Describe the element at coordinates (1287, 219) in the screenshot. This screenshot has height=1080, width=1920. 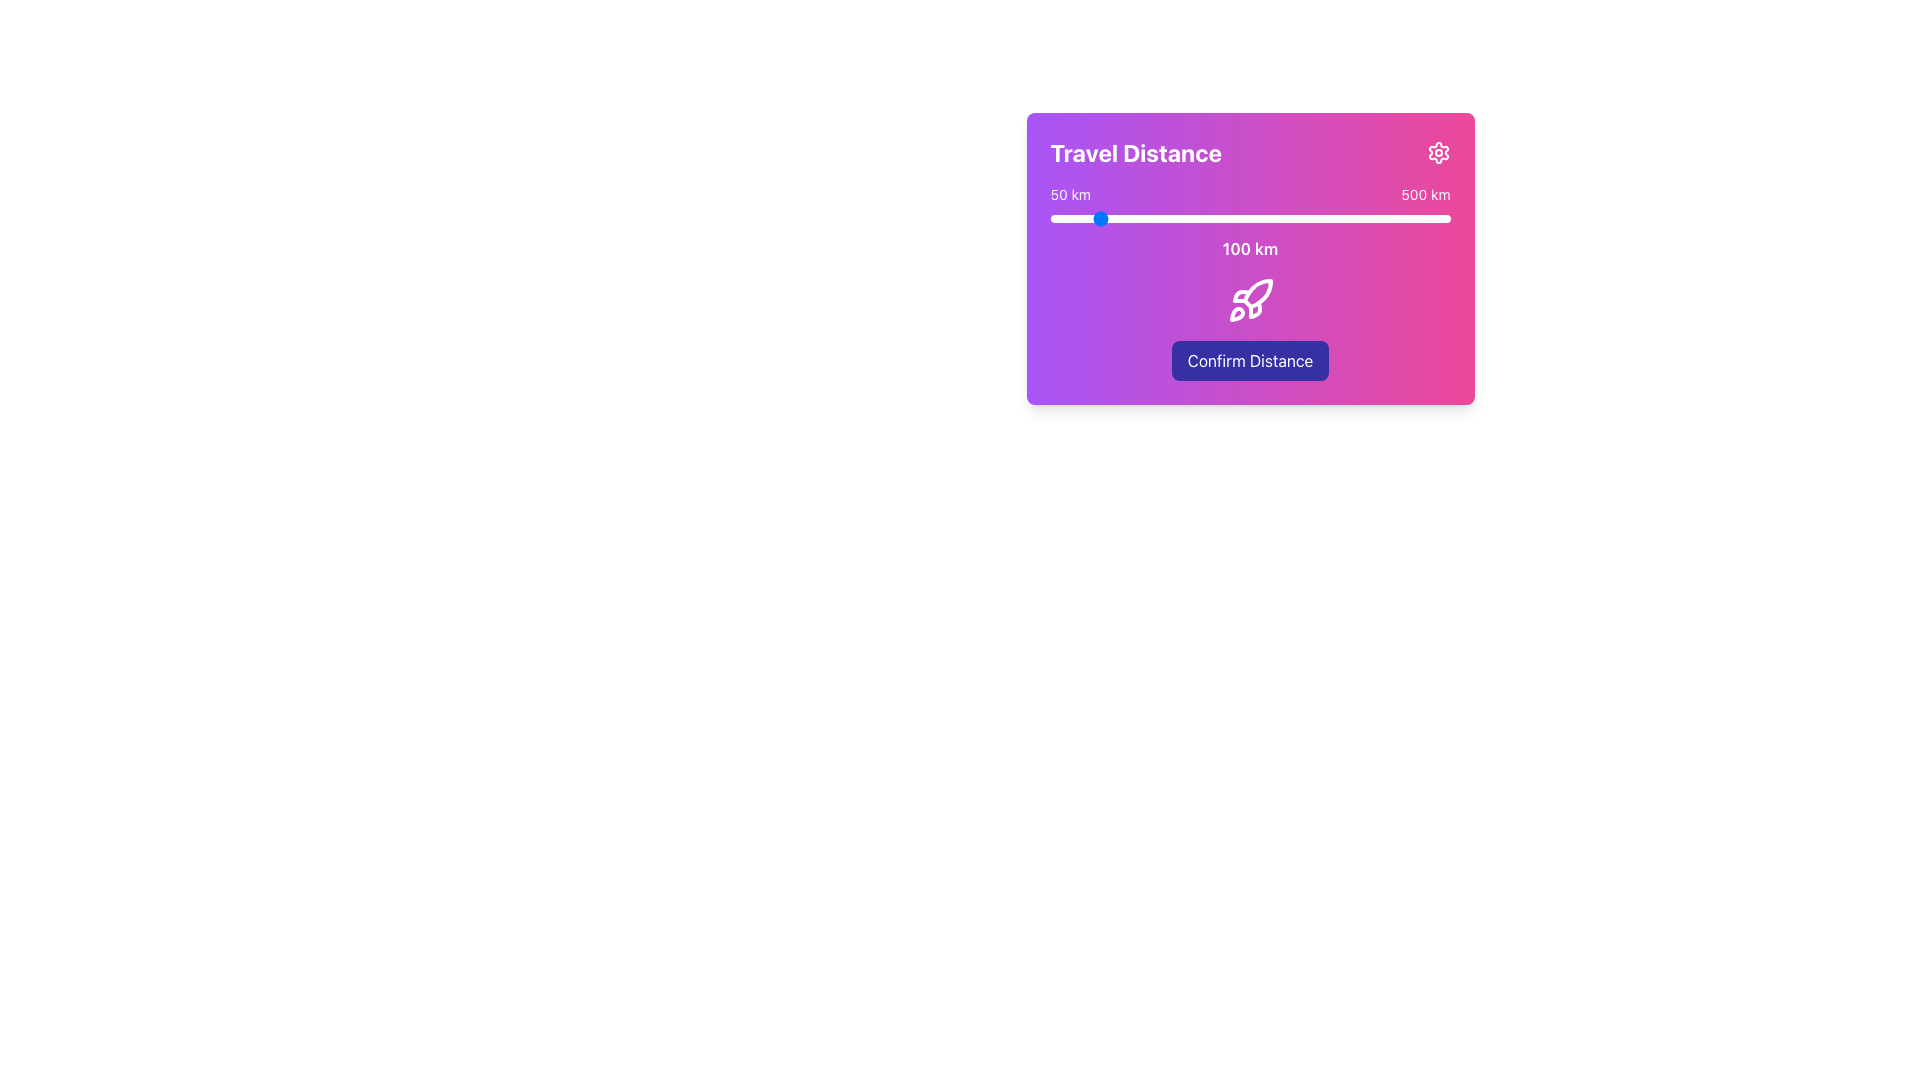
I see `the travel distance` at that location.